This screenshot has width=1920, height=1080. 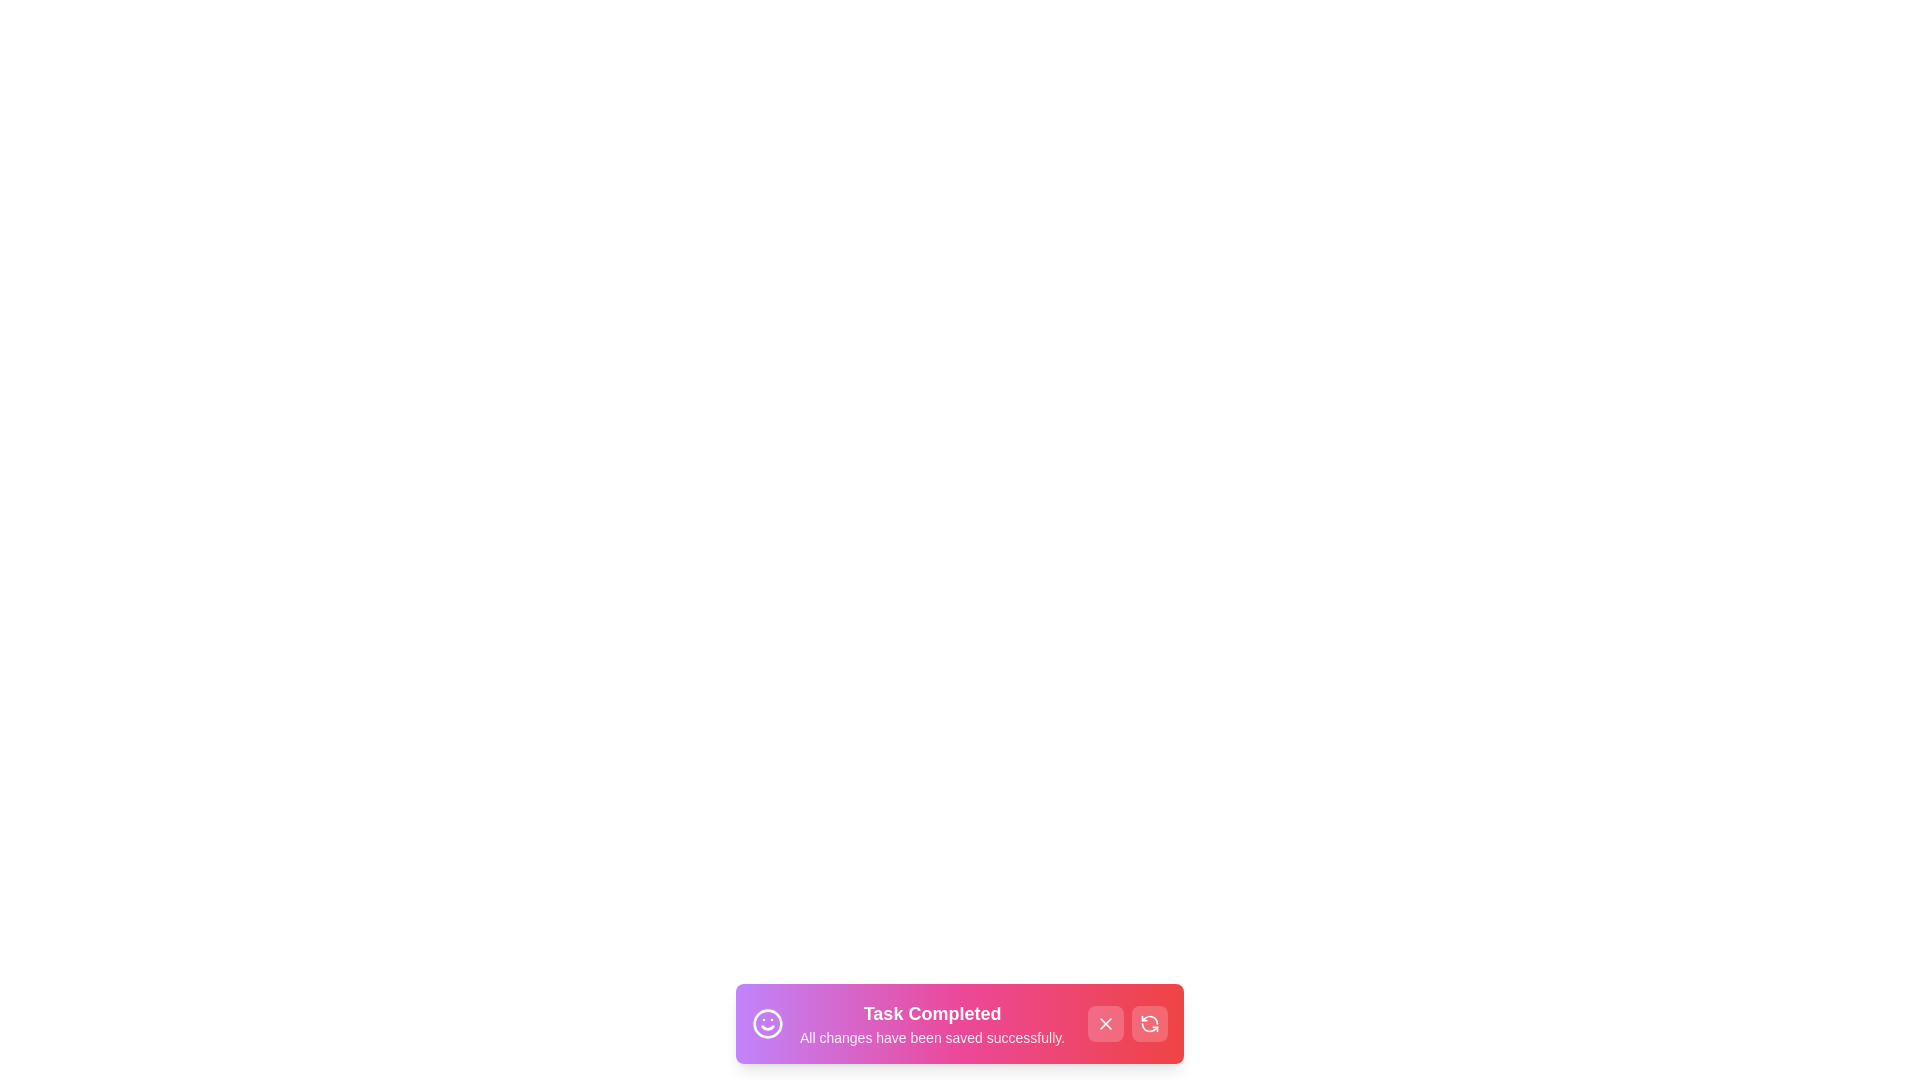 What do you see at coordinates (1104, 1023) in the screenshot?
I see `the close button to dismiss the notification` at bounding box center [1104, 1023].